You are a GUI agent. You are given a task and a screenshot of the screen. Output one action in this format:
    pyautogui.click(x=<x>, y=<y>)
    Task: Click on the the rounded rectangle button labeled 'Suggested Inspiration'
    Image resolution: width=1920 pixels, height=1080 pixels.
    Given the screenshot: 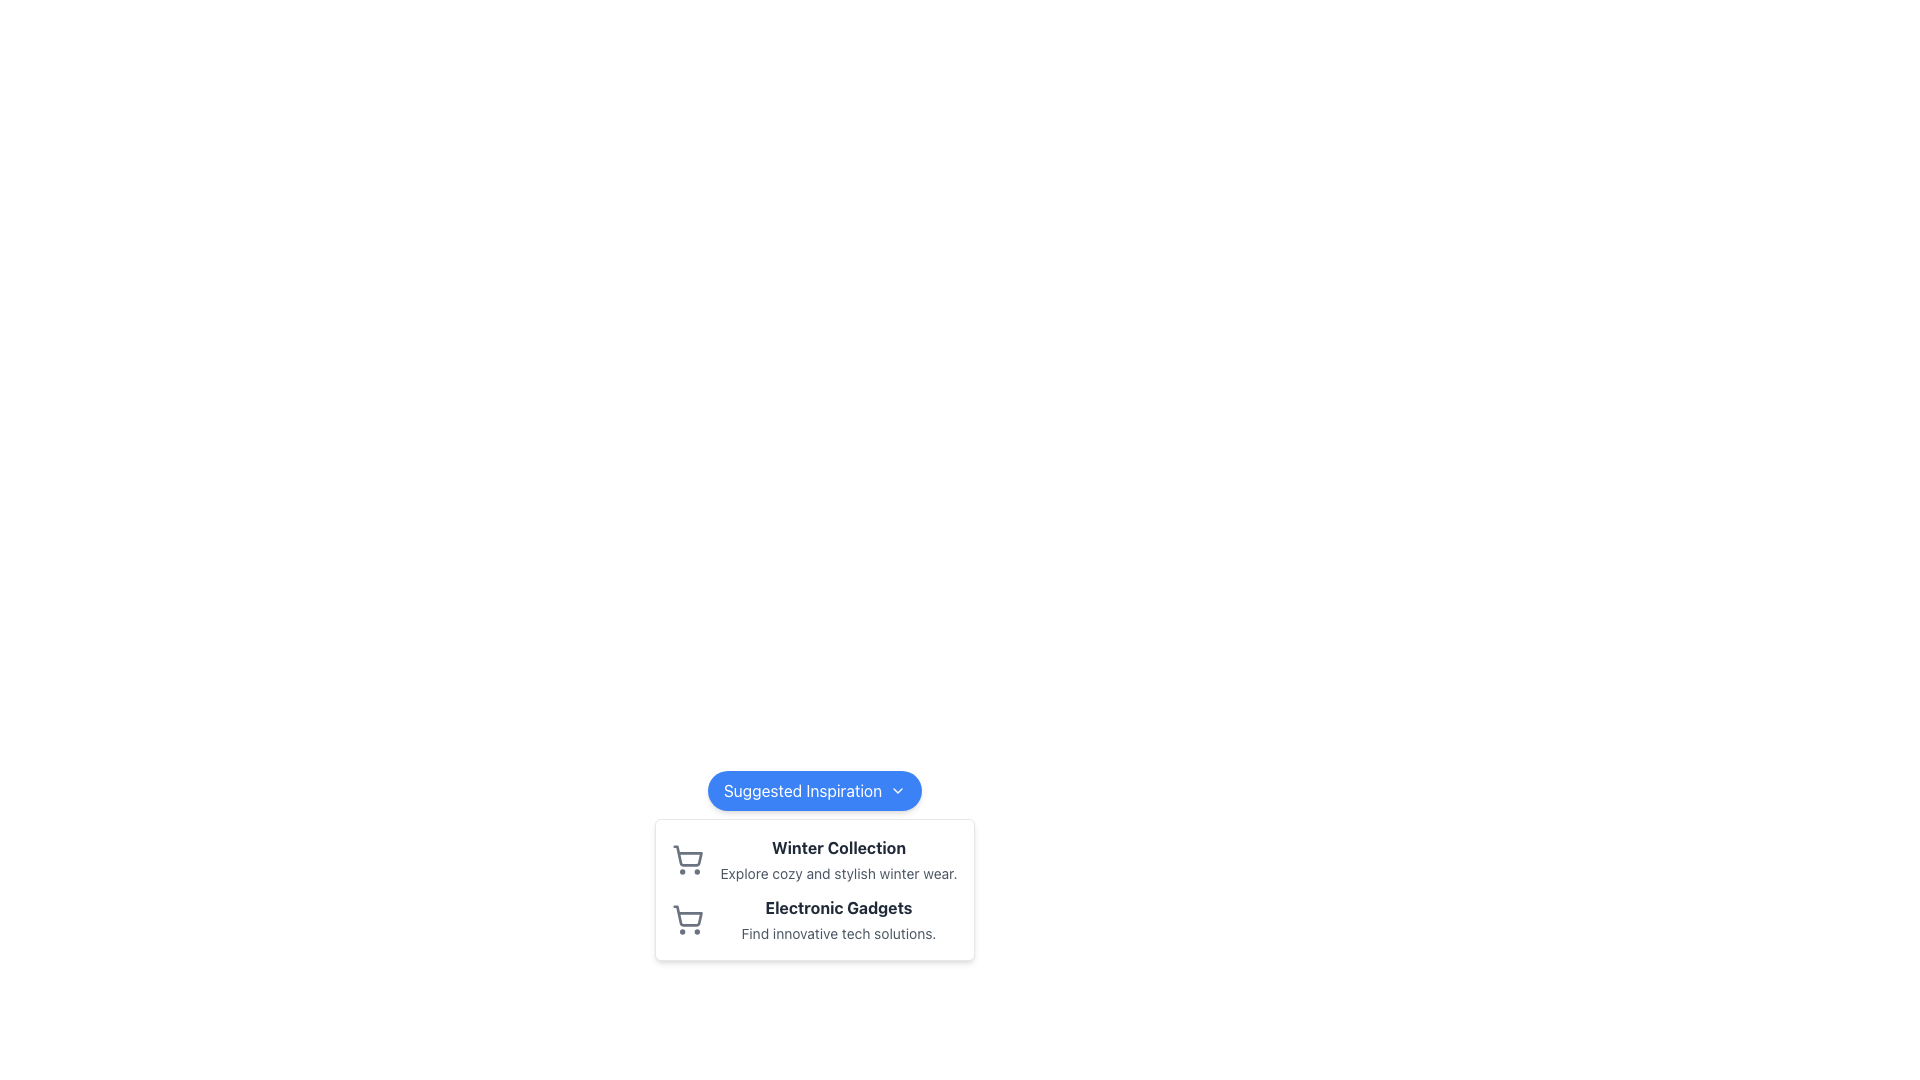 What is the action you would take?
    pyautogui.click(x=815, y=789)
    